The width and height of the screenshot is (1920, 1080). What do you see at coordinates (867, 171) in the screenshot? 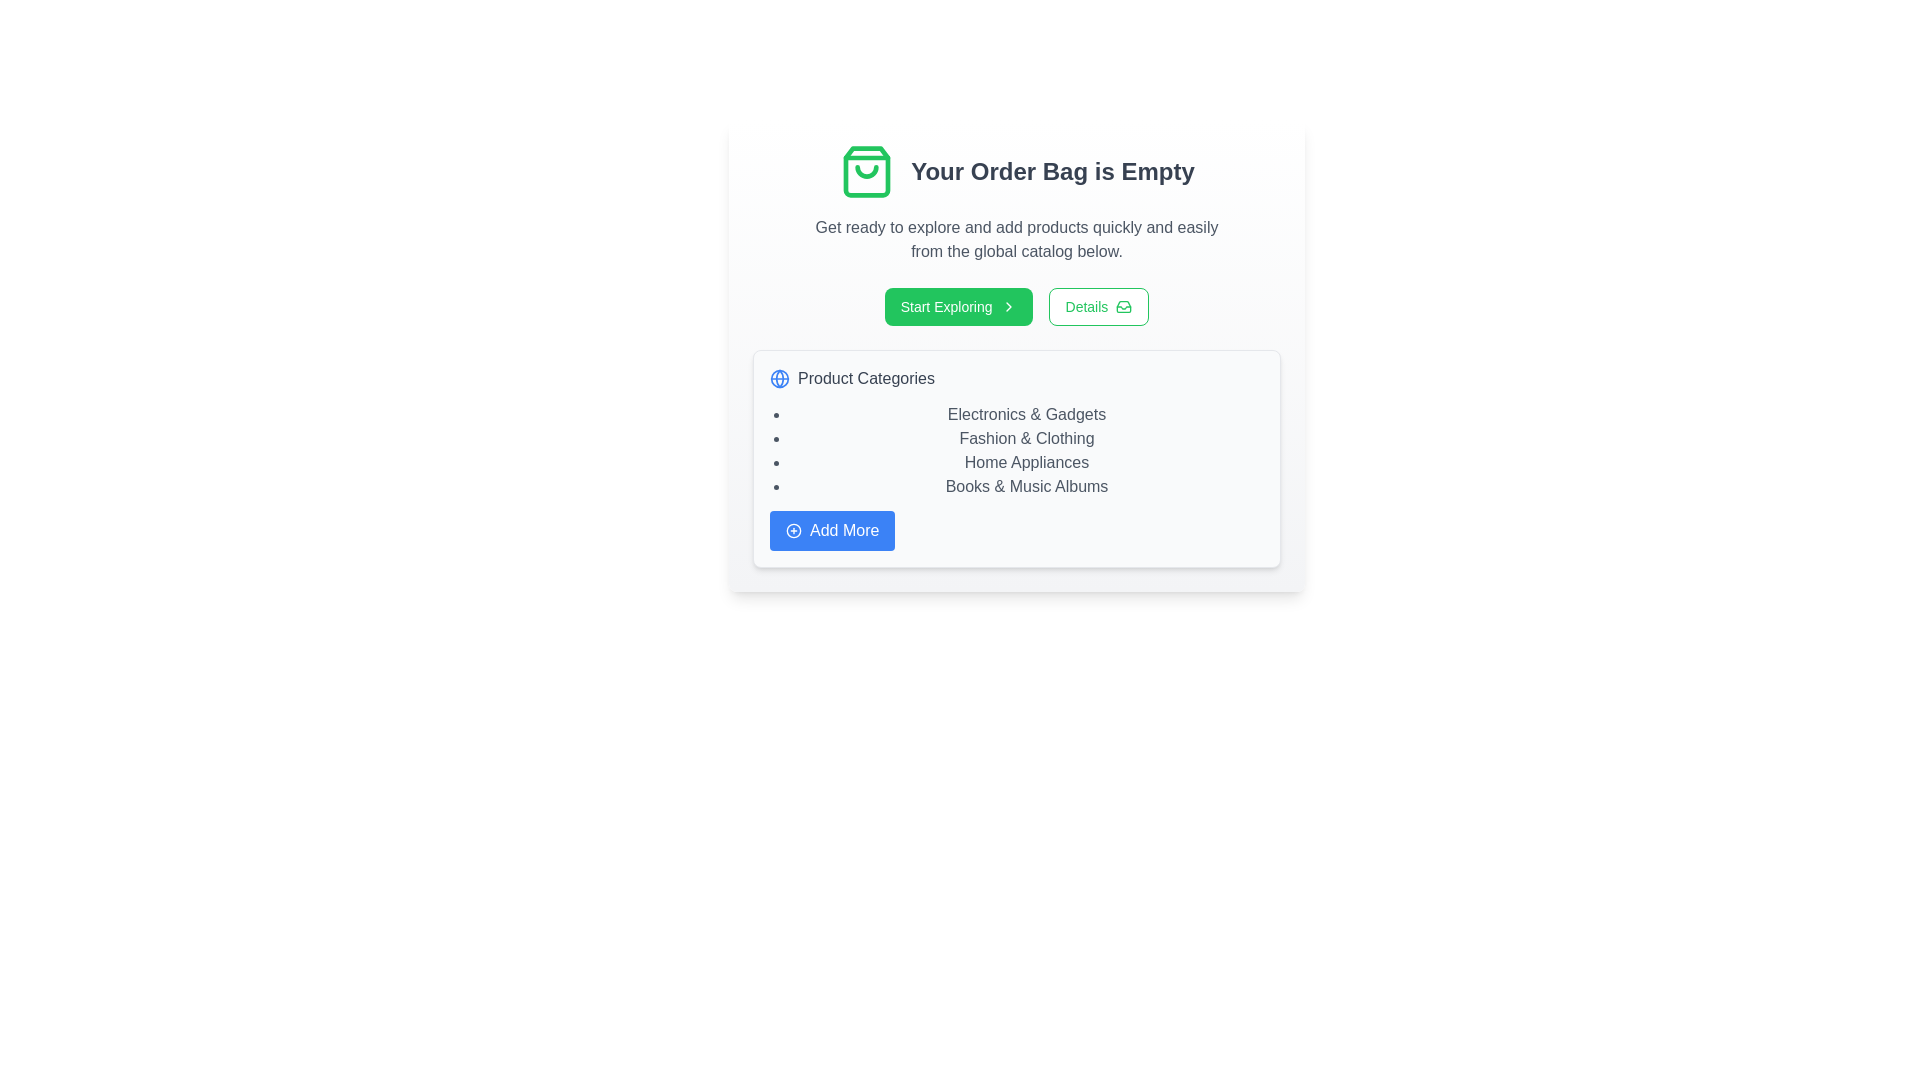
I see `the shopping bag icon located at the top left corner of the card, next to the text 'Your Order Bag is Empty'` at bounding box center [867, 171].